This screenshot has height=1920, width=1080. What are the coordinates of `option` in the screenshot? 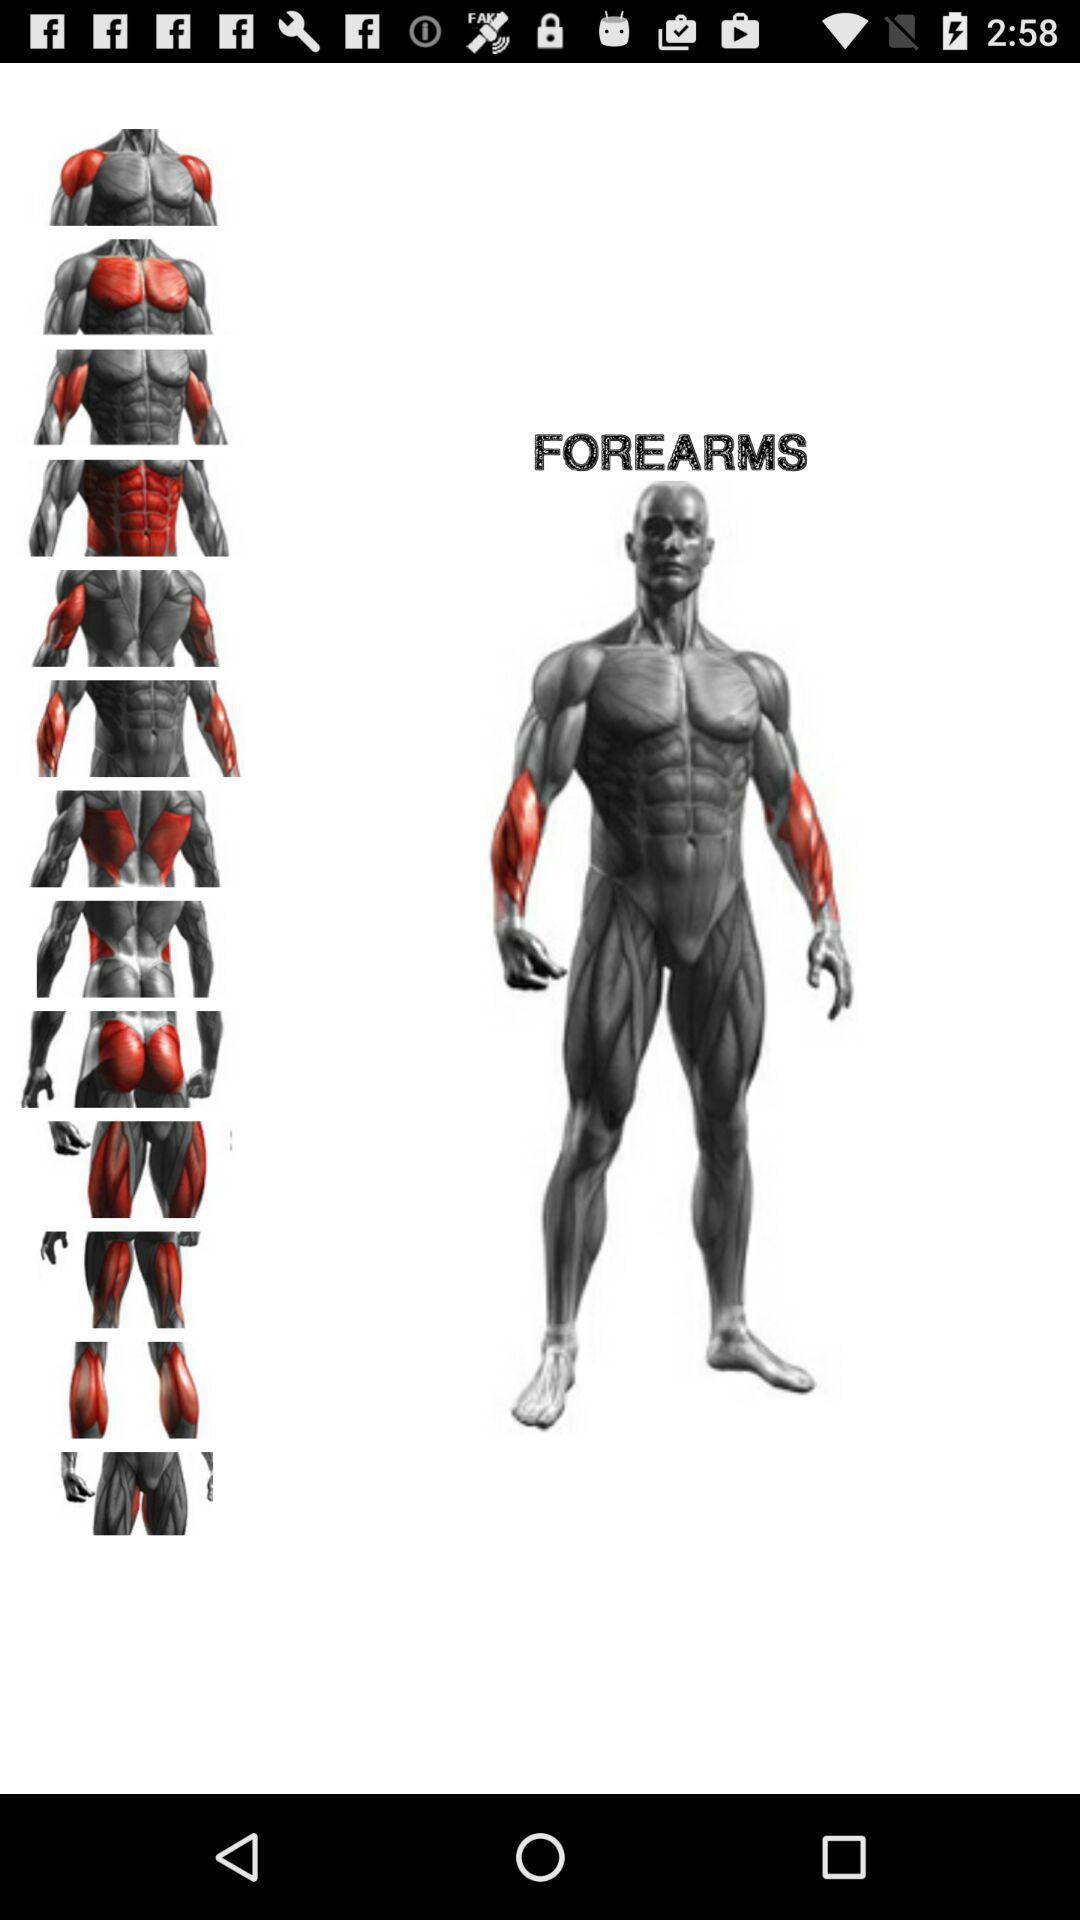 It's located at (131, 1382).